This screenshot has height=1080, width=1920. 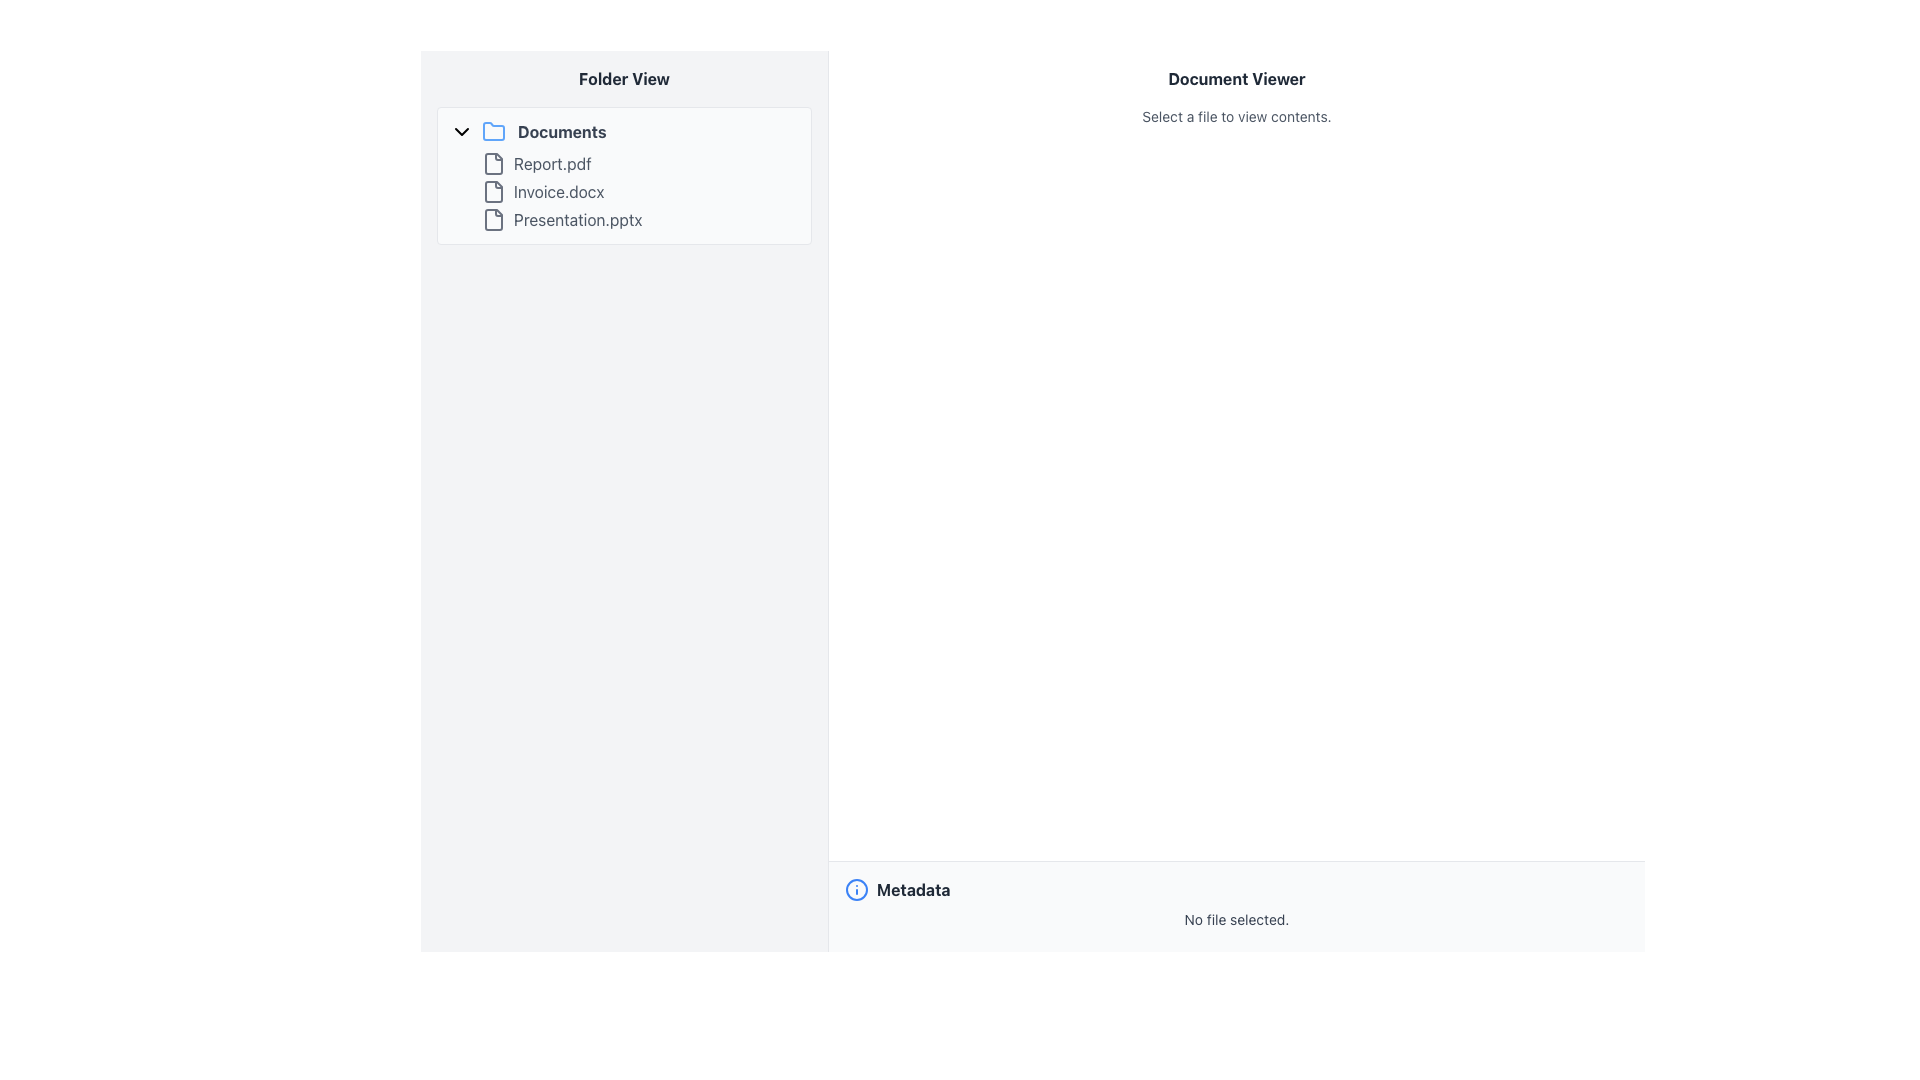 What do you see at coordinates (494, 131) in the screenshot?
I see `the 'Documents' folder SVG icon located to the right of the arrow icon for expand/collapse functionality` at bounding box center [494, 131].